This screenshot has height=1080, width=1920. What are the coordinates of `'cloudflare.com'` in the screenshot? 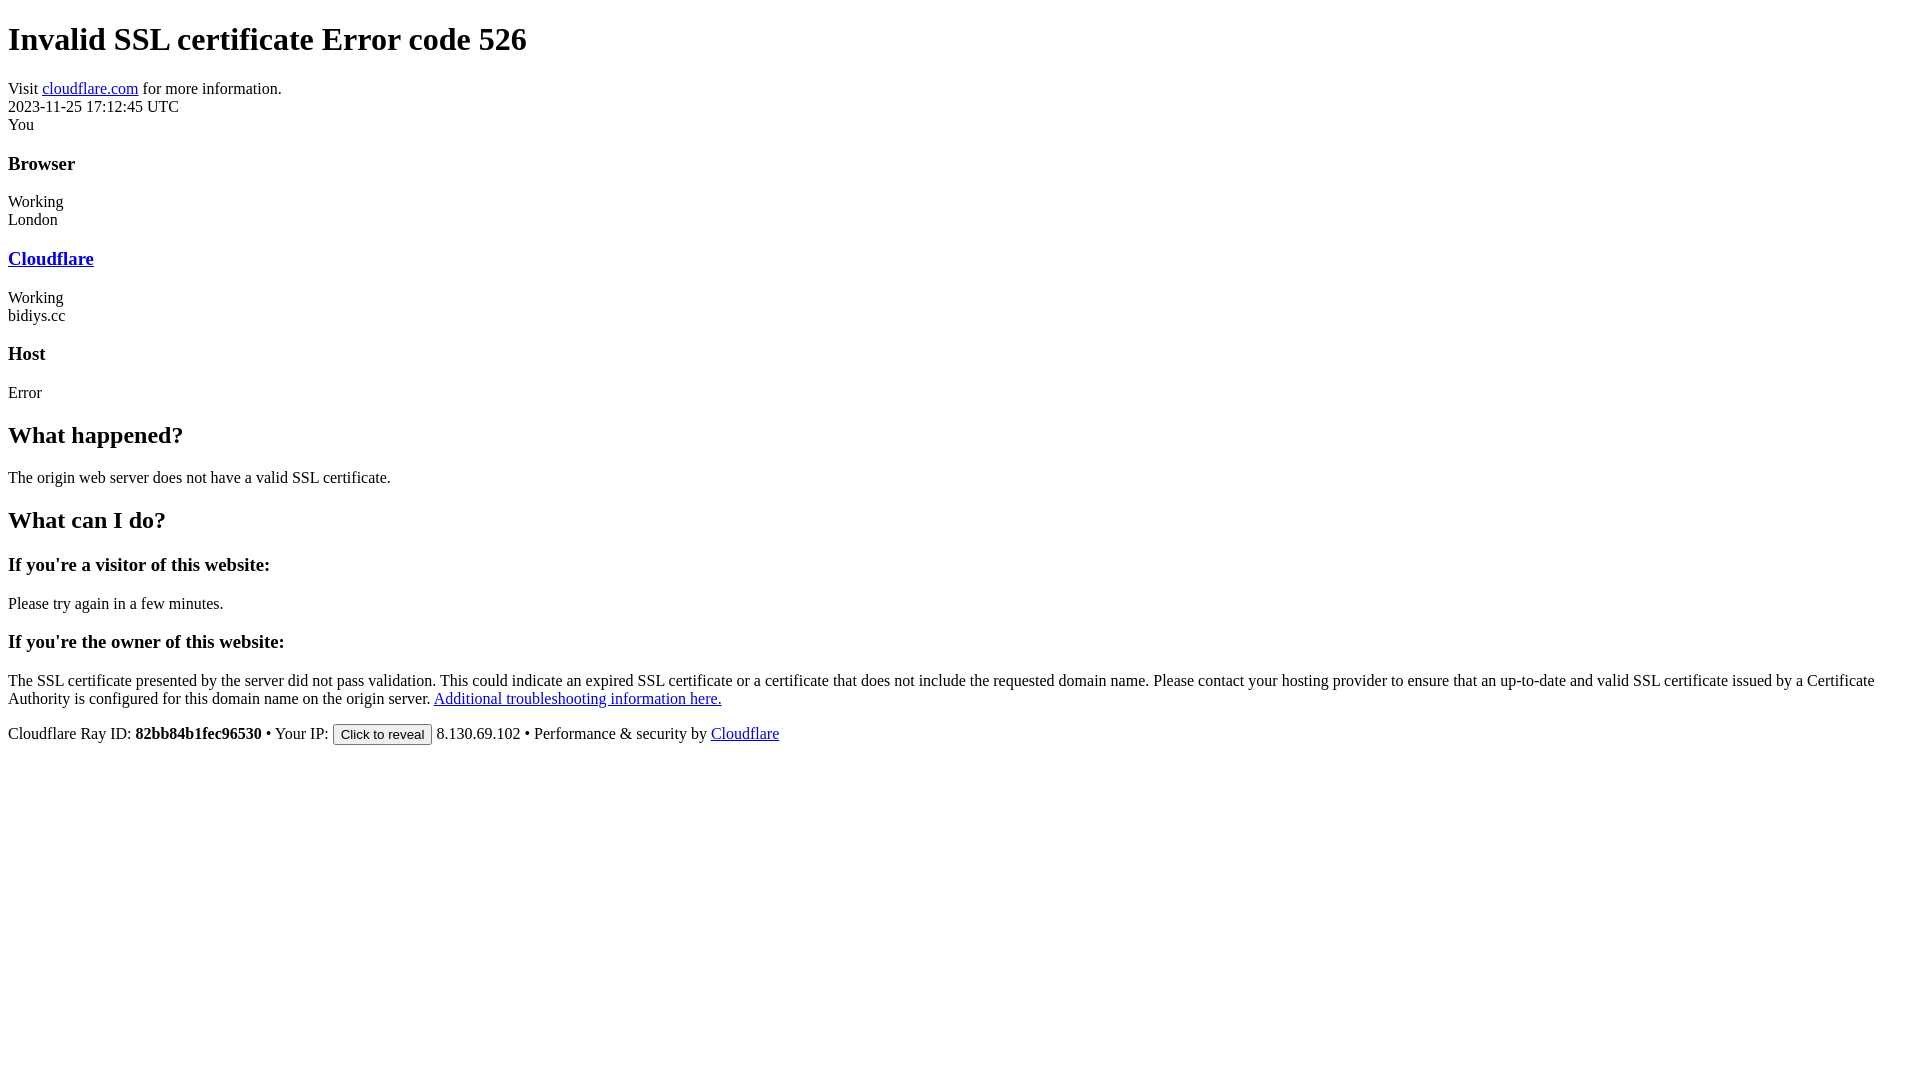 It's located at (42, 87).